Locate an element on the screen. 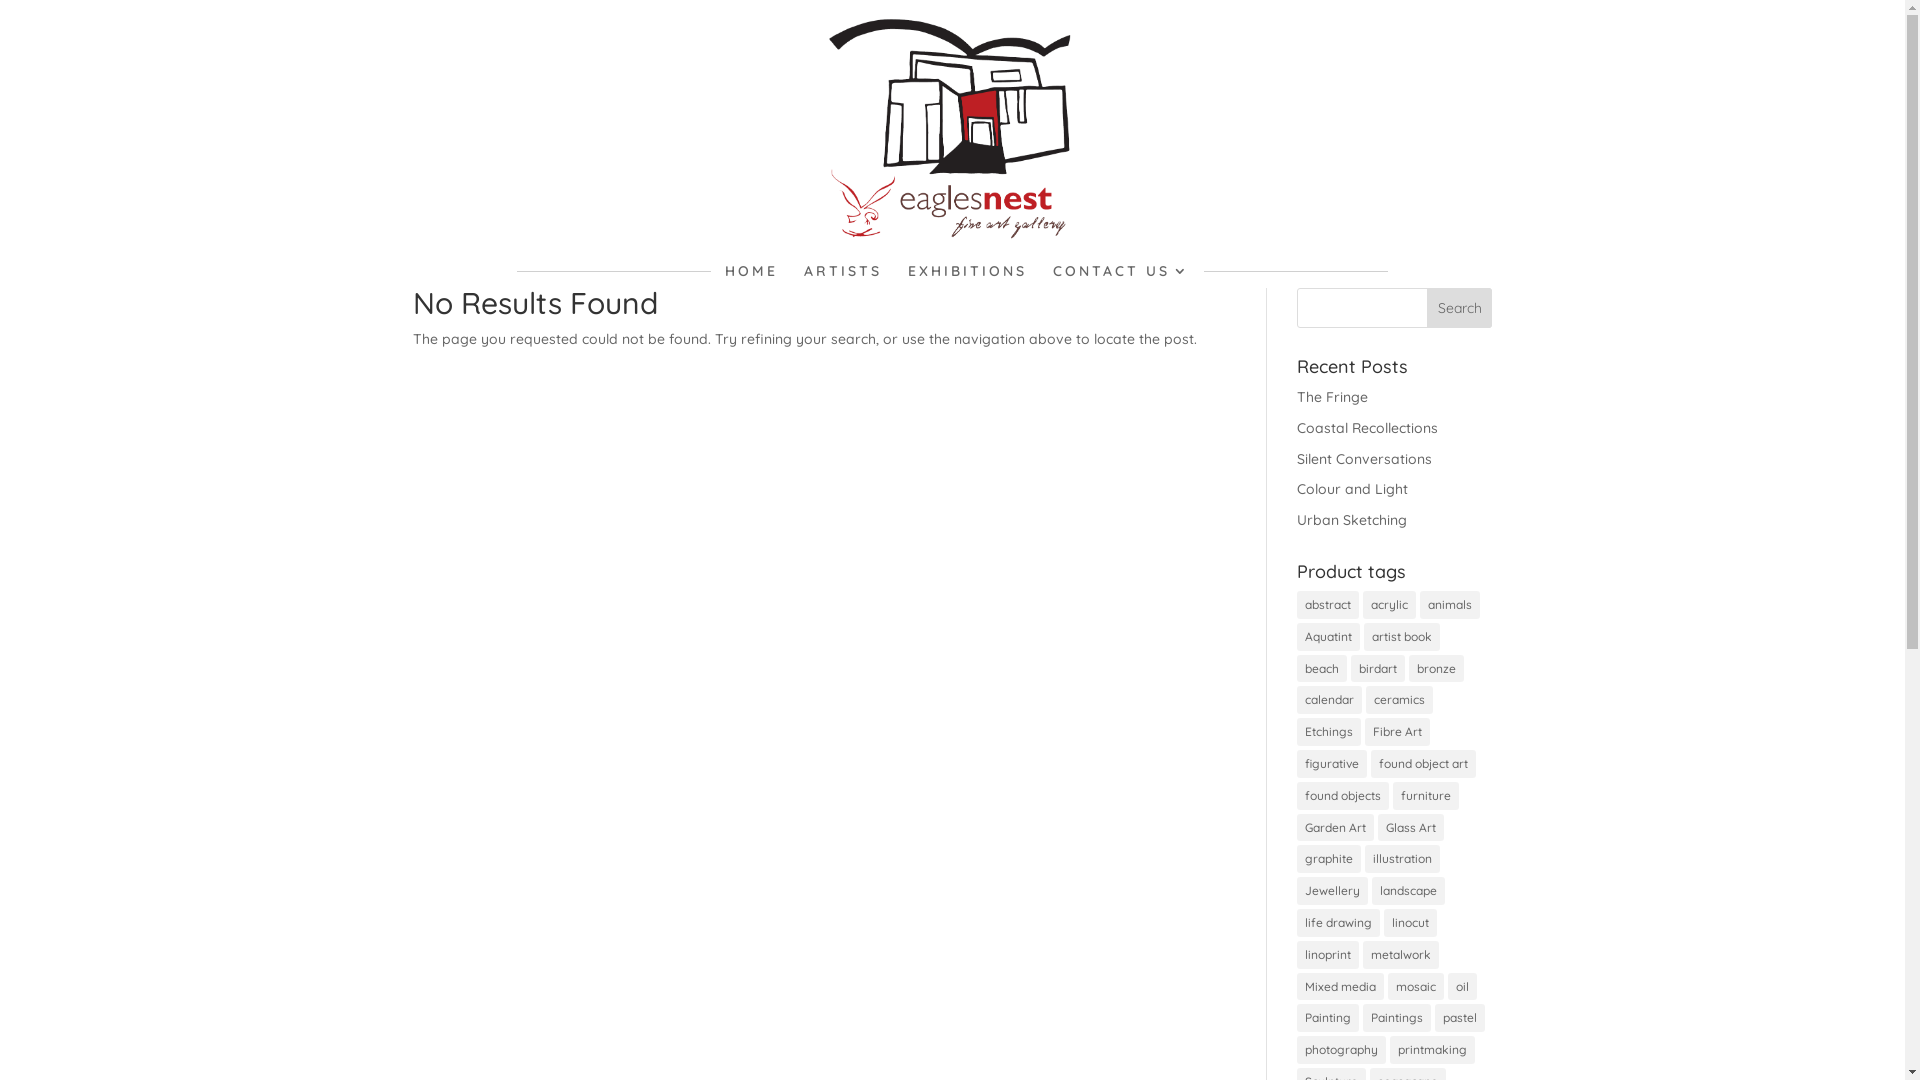 The image size is (1920, 1080). 'acrylic' is located at coordinates (1388, 604).